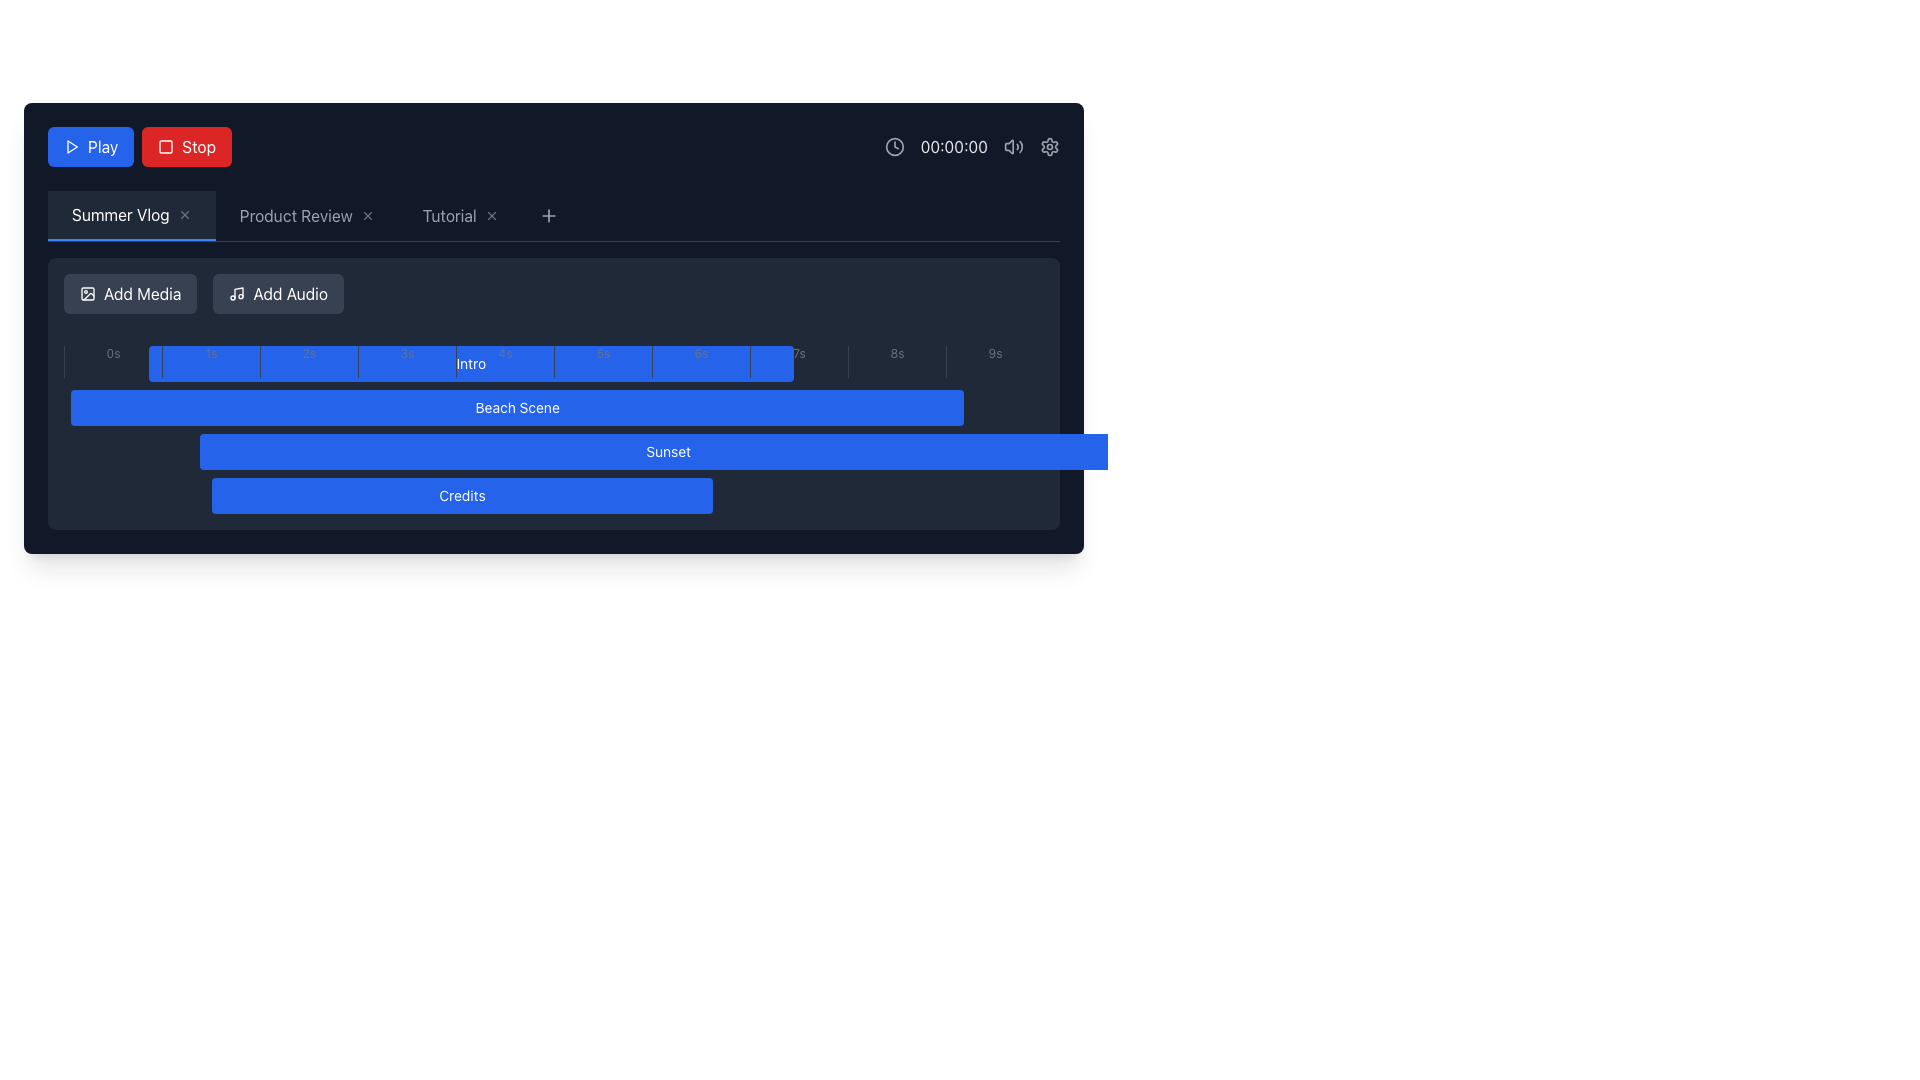 This screenshot has height=1080, width=1920. Describe the element at coordinates (1049, 145) in the screenshot. I see `the settings icon, which is a gray outlined gear shape located in the top-right corner of the interface` at that location.